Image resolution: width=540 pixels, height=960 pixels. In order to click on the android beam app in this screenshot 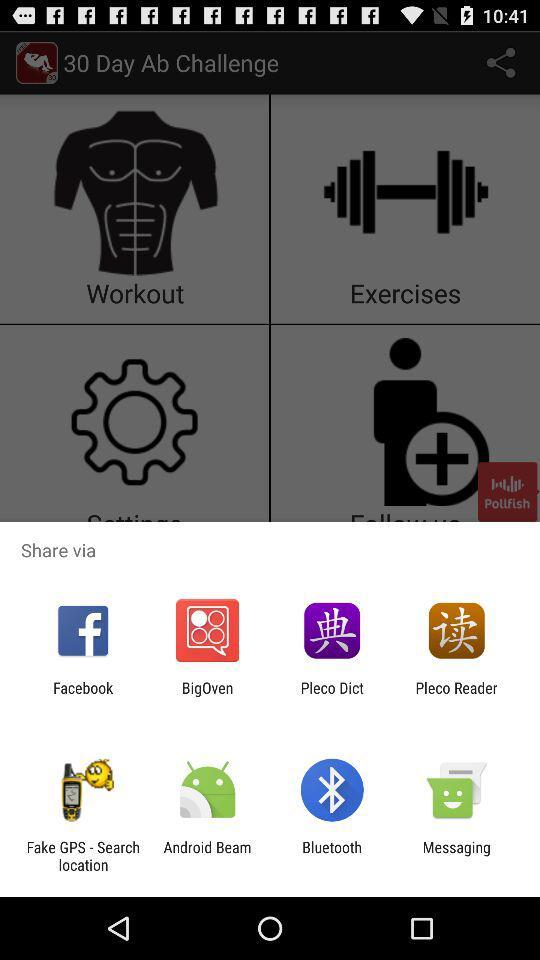, I will do `click(206, 855)`.